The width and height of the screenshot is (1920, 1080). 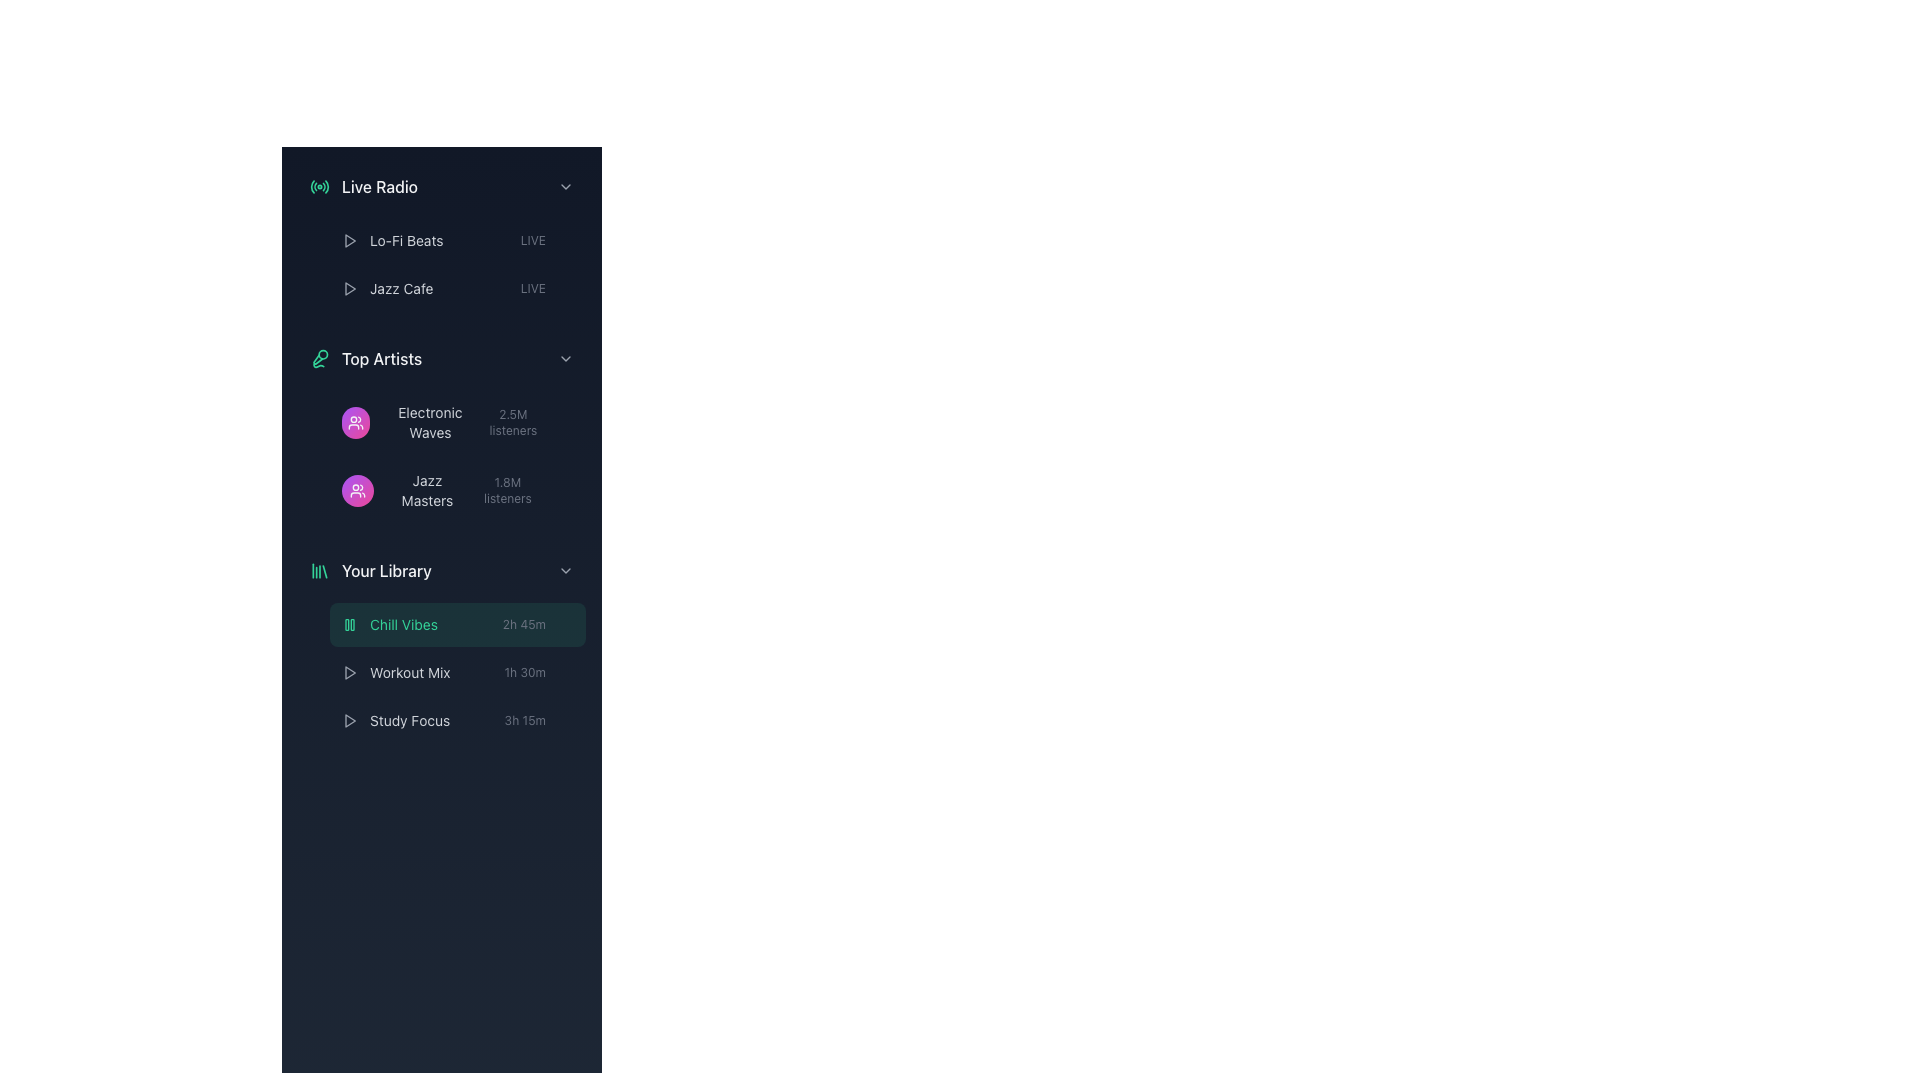 What do you see at coordinates (409, 422) in the screenshot?
I see `the static text label displaying 'Electronic Waves' in the 'Top Artists' section of the sidebar, which is light gray on a dark background and positioned next to a circular gradient icon` at bounding box center [409, 422].